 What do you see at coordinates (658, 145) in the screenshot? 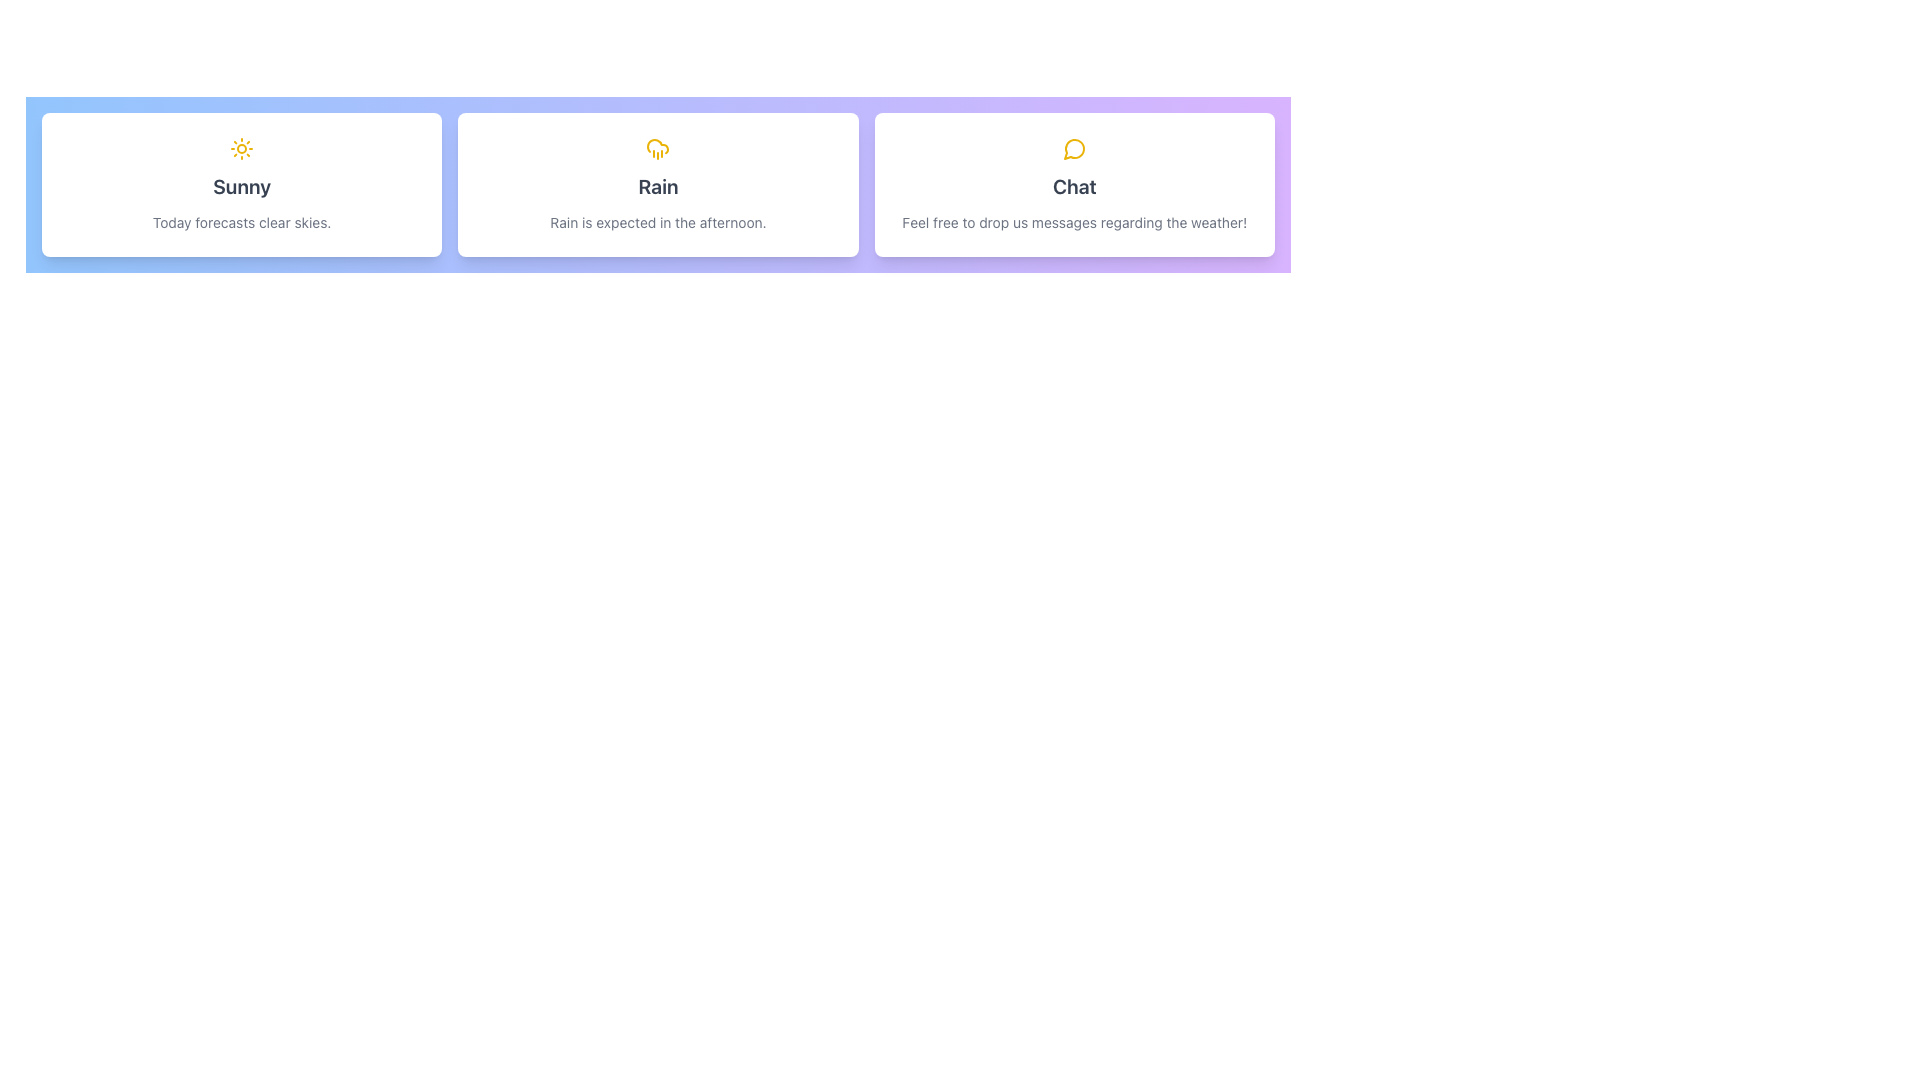
I see `the cloud with rainfall icon located in the second card labeled 'Rain' for accessibility tools` at bounding box center [658, 145].